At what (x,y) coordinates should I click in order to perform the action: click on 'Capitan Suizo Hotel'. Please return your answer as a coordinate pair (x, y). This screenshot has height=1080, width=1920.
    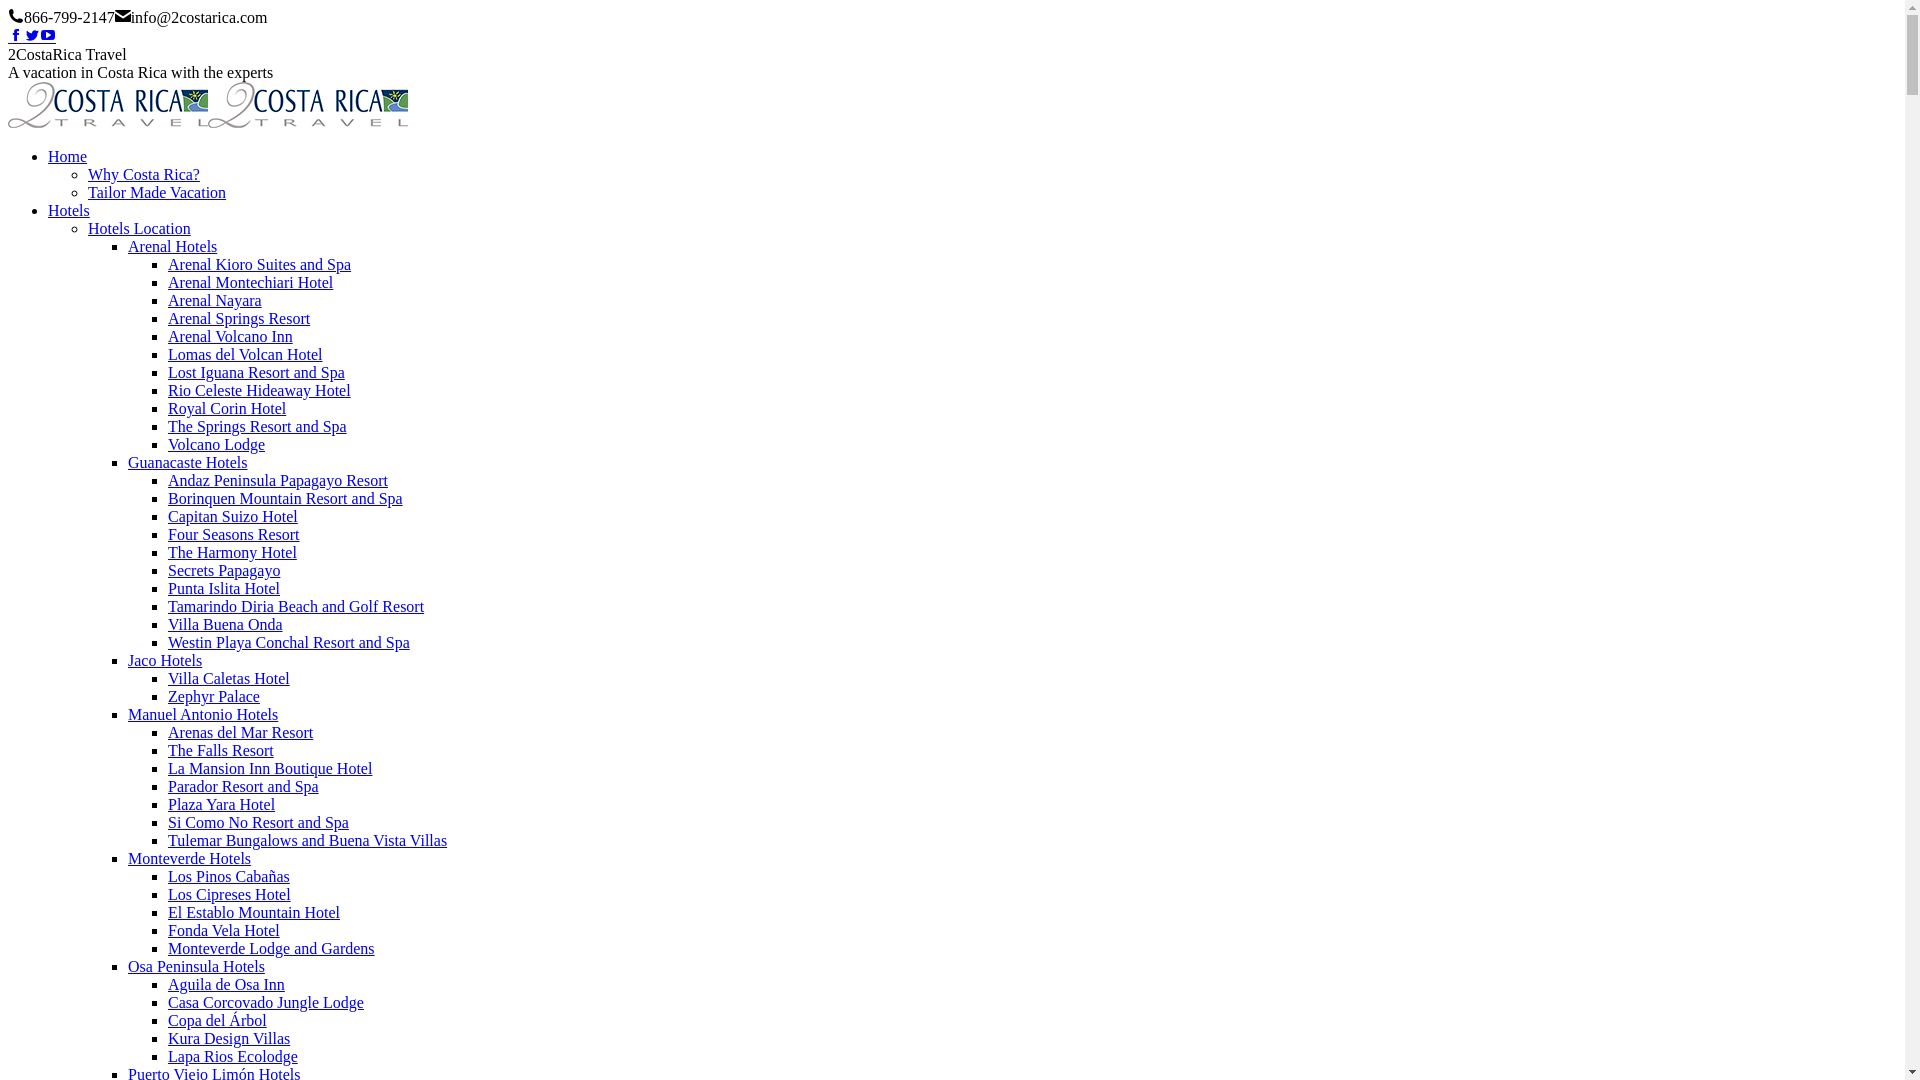
    Looking at the image, I should click on (233, 515).